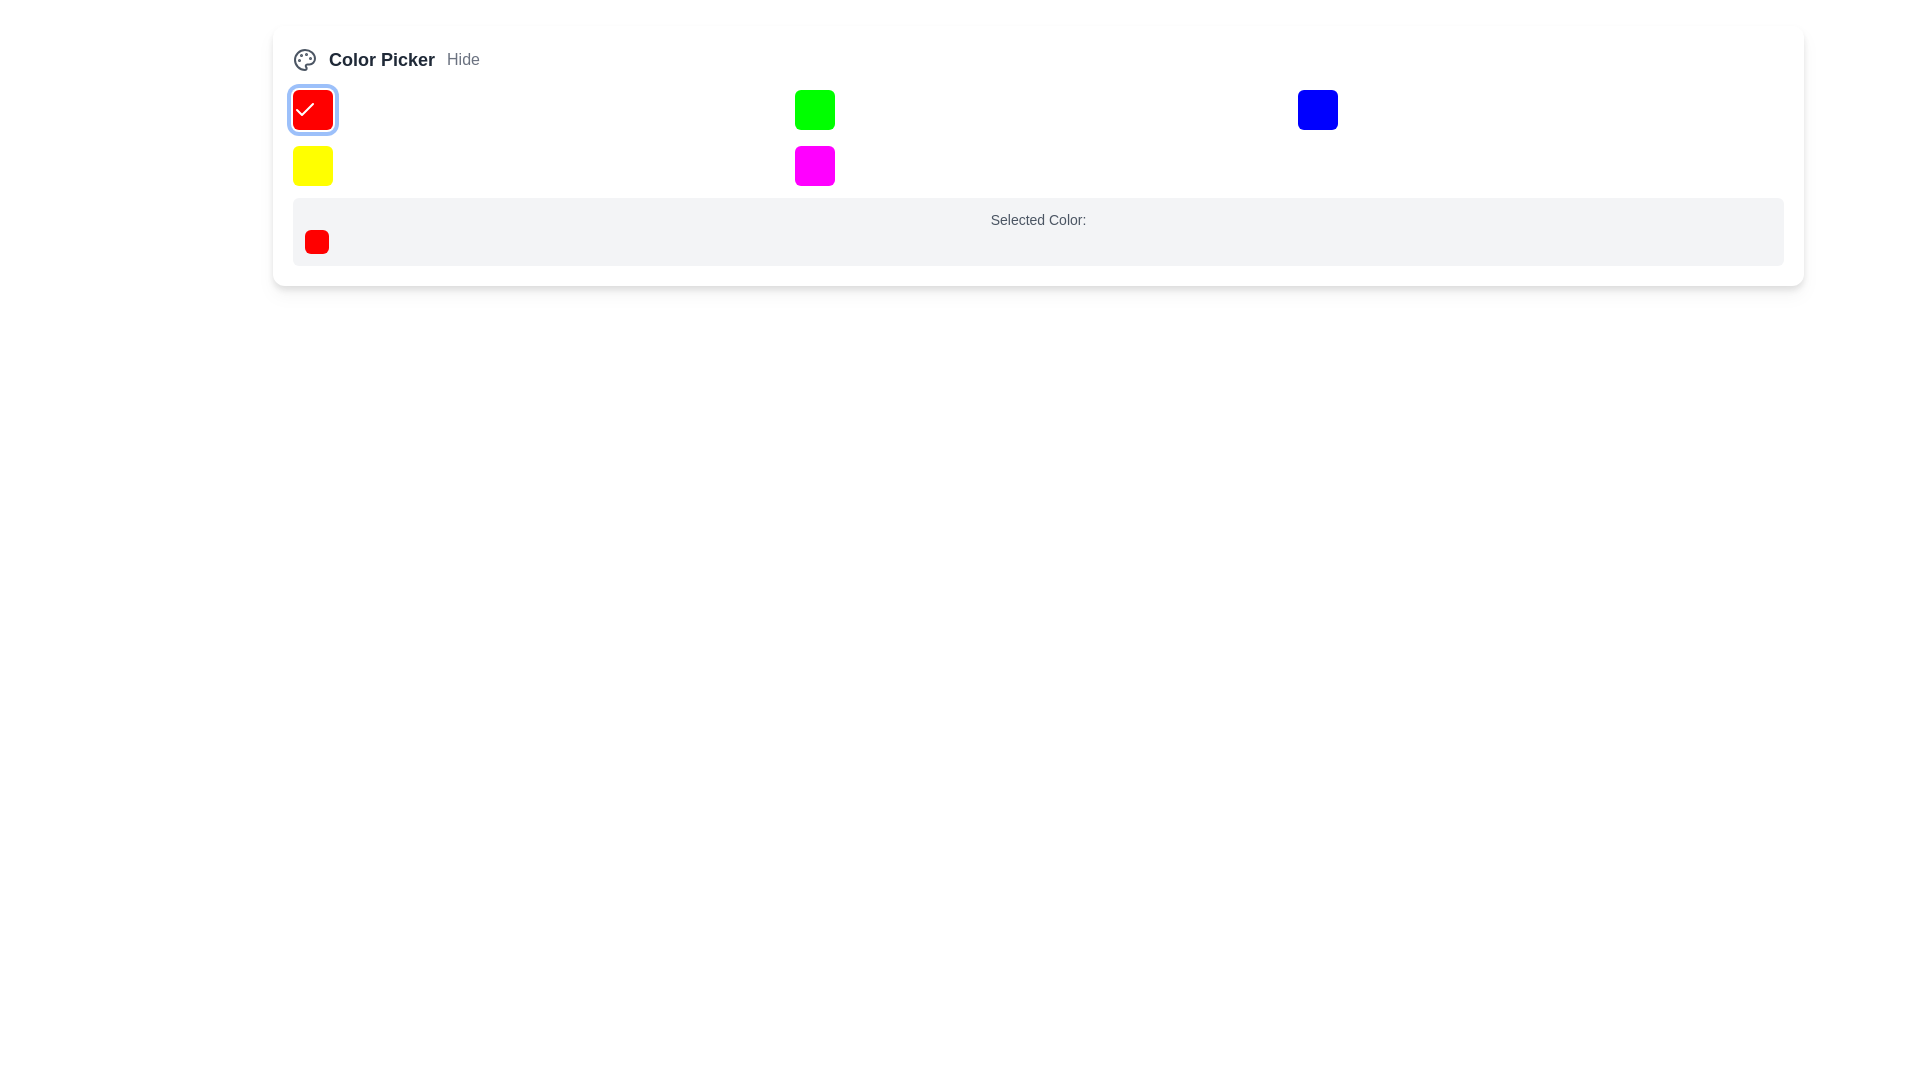  I want to click on the button located to the right of the 'Color Picker' label to hide the color picker interface, so click(462, 59).